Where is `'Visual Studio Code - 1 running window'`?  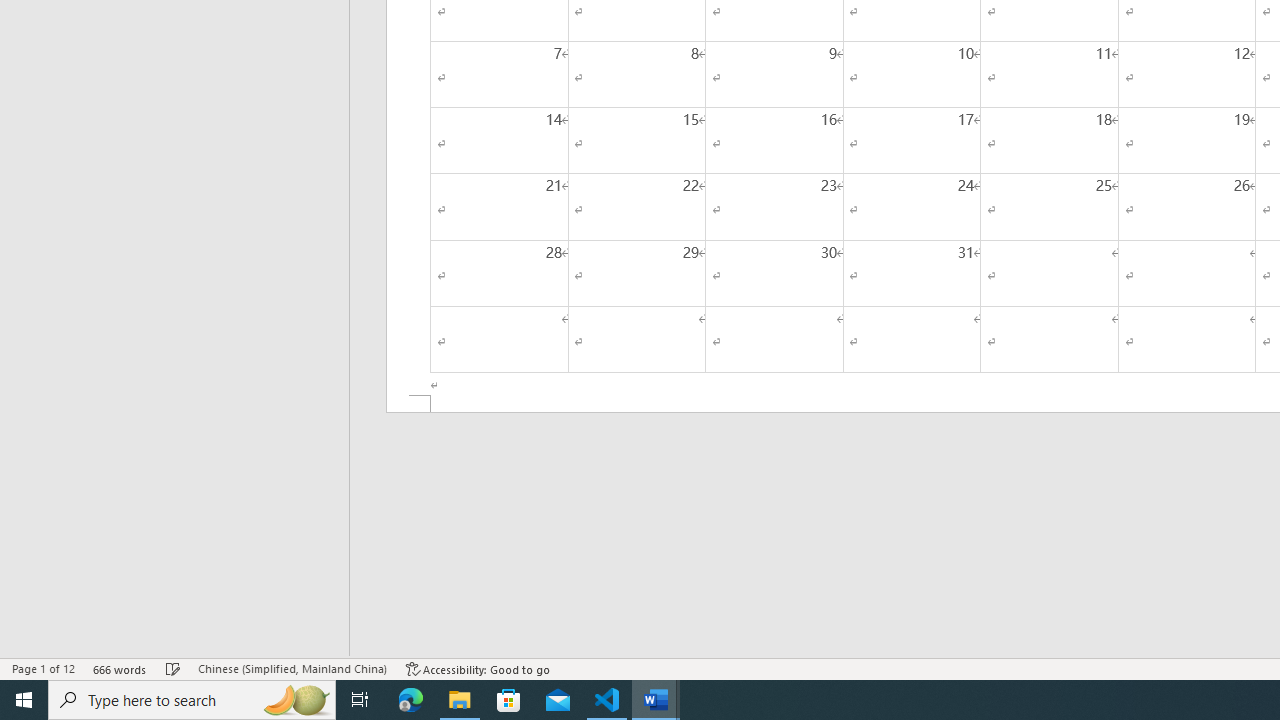
'Visual Studio Code - 1 running window' is located at coordinates (606, 698).